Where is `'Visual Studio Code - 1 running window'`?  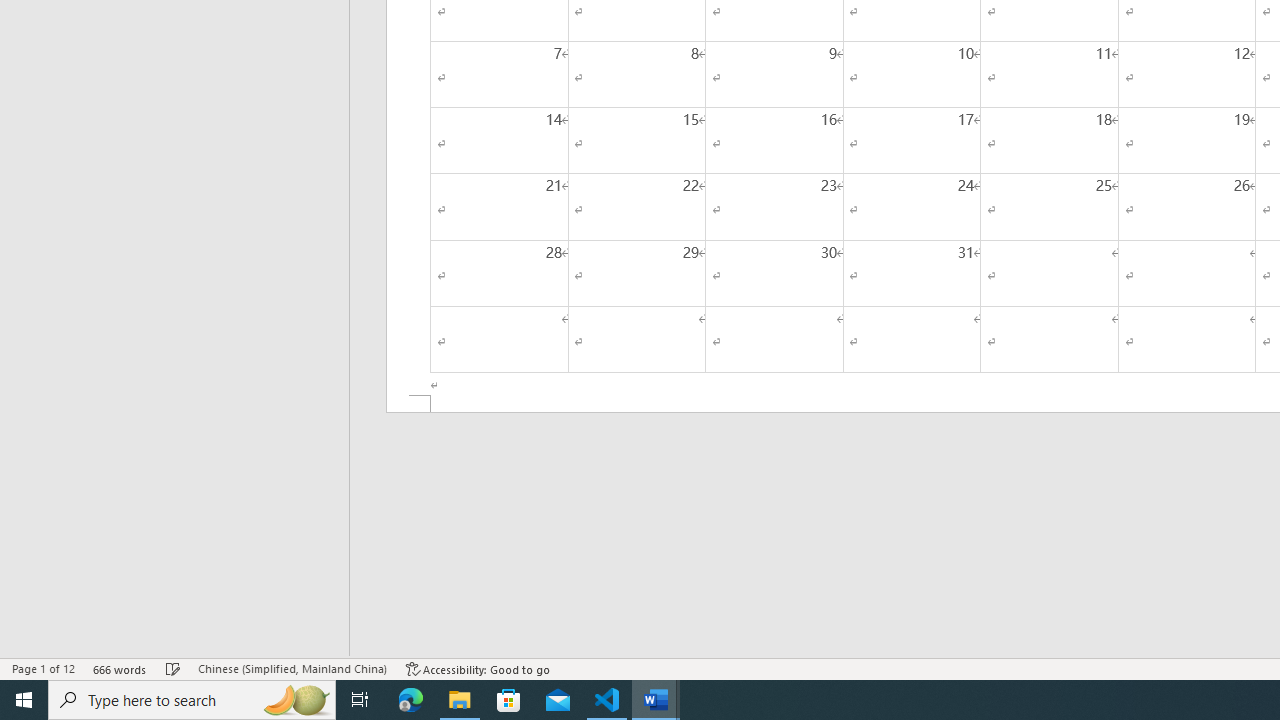
'Visual Studio Code - 1 running window' is located at coordinates (606, 698).